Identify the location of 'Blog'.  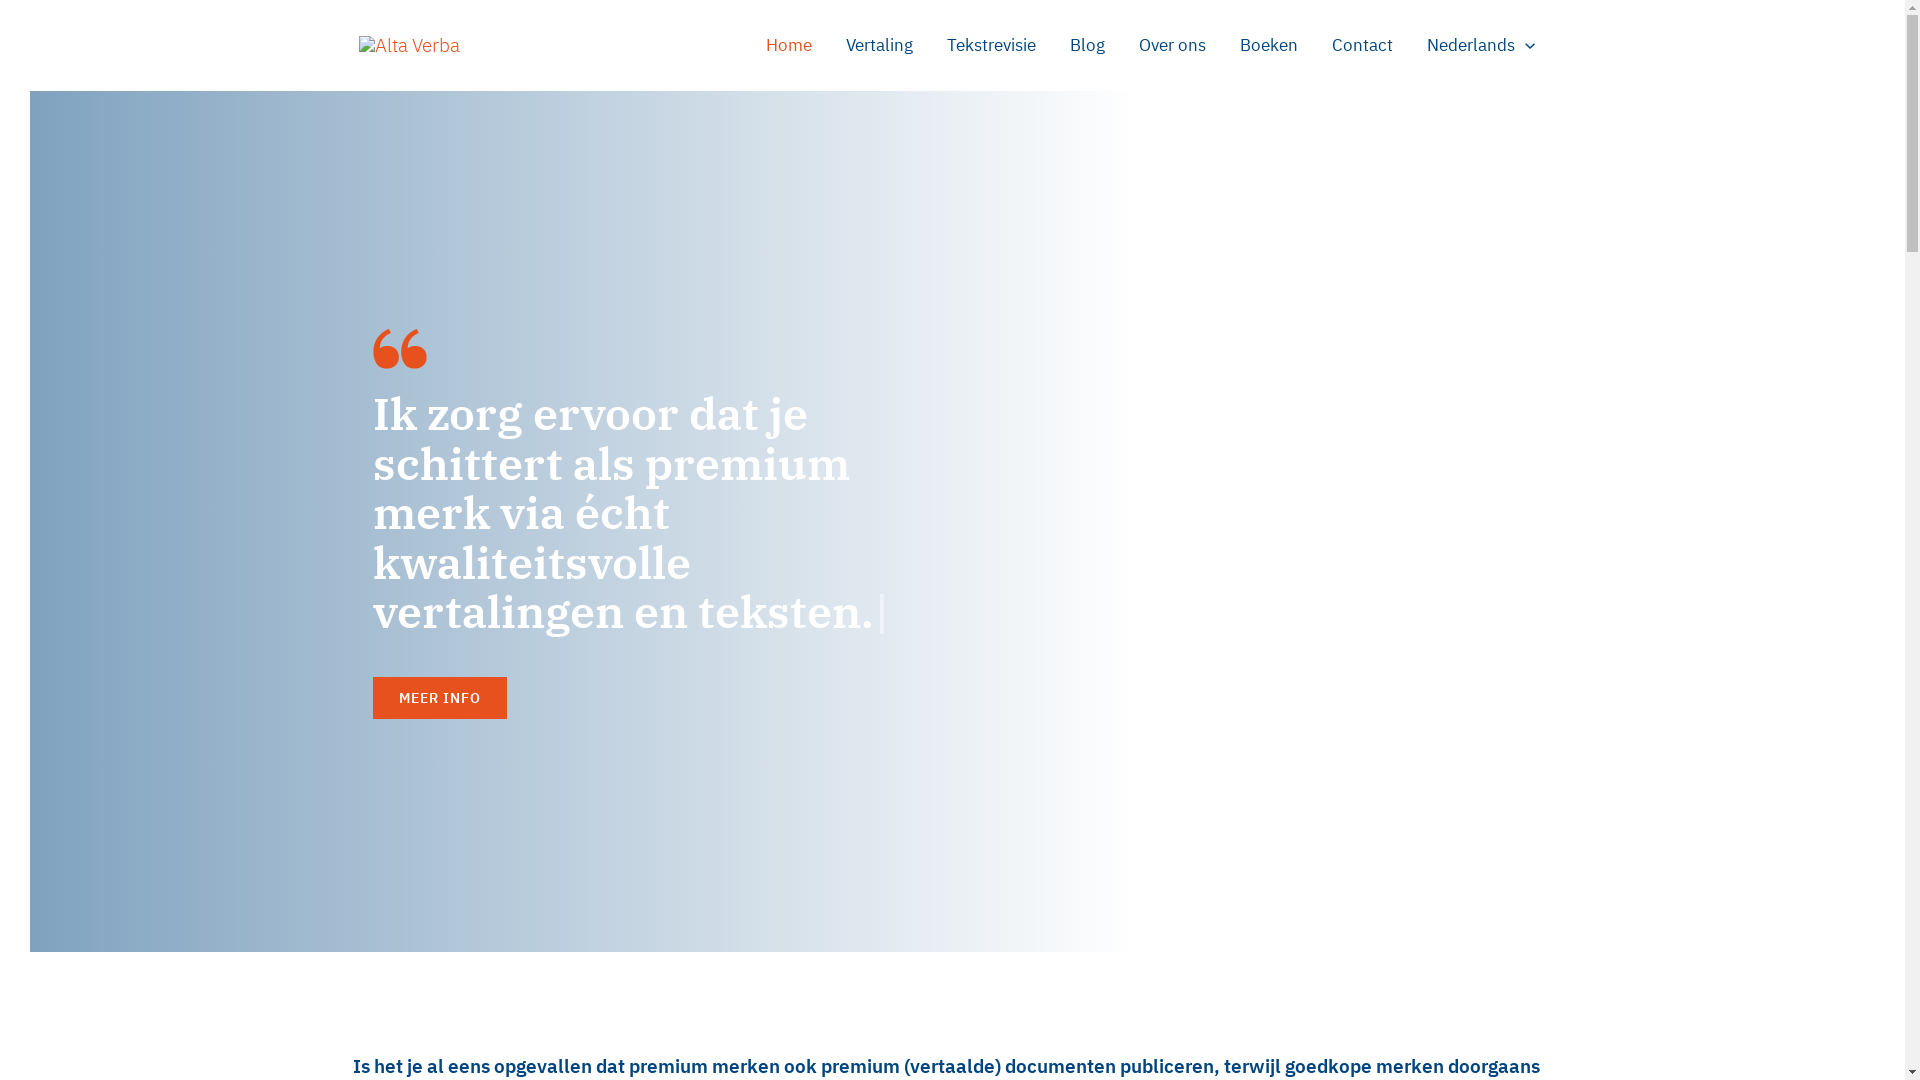
(1086, 45).